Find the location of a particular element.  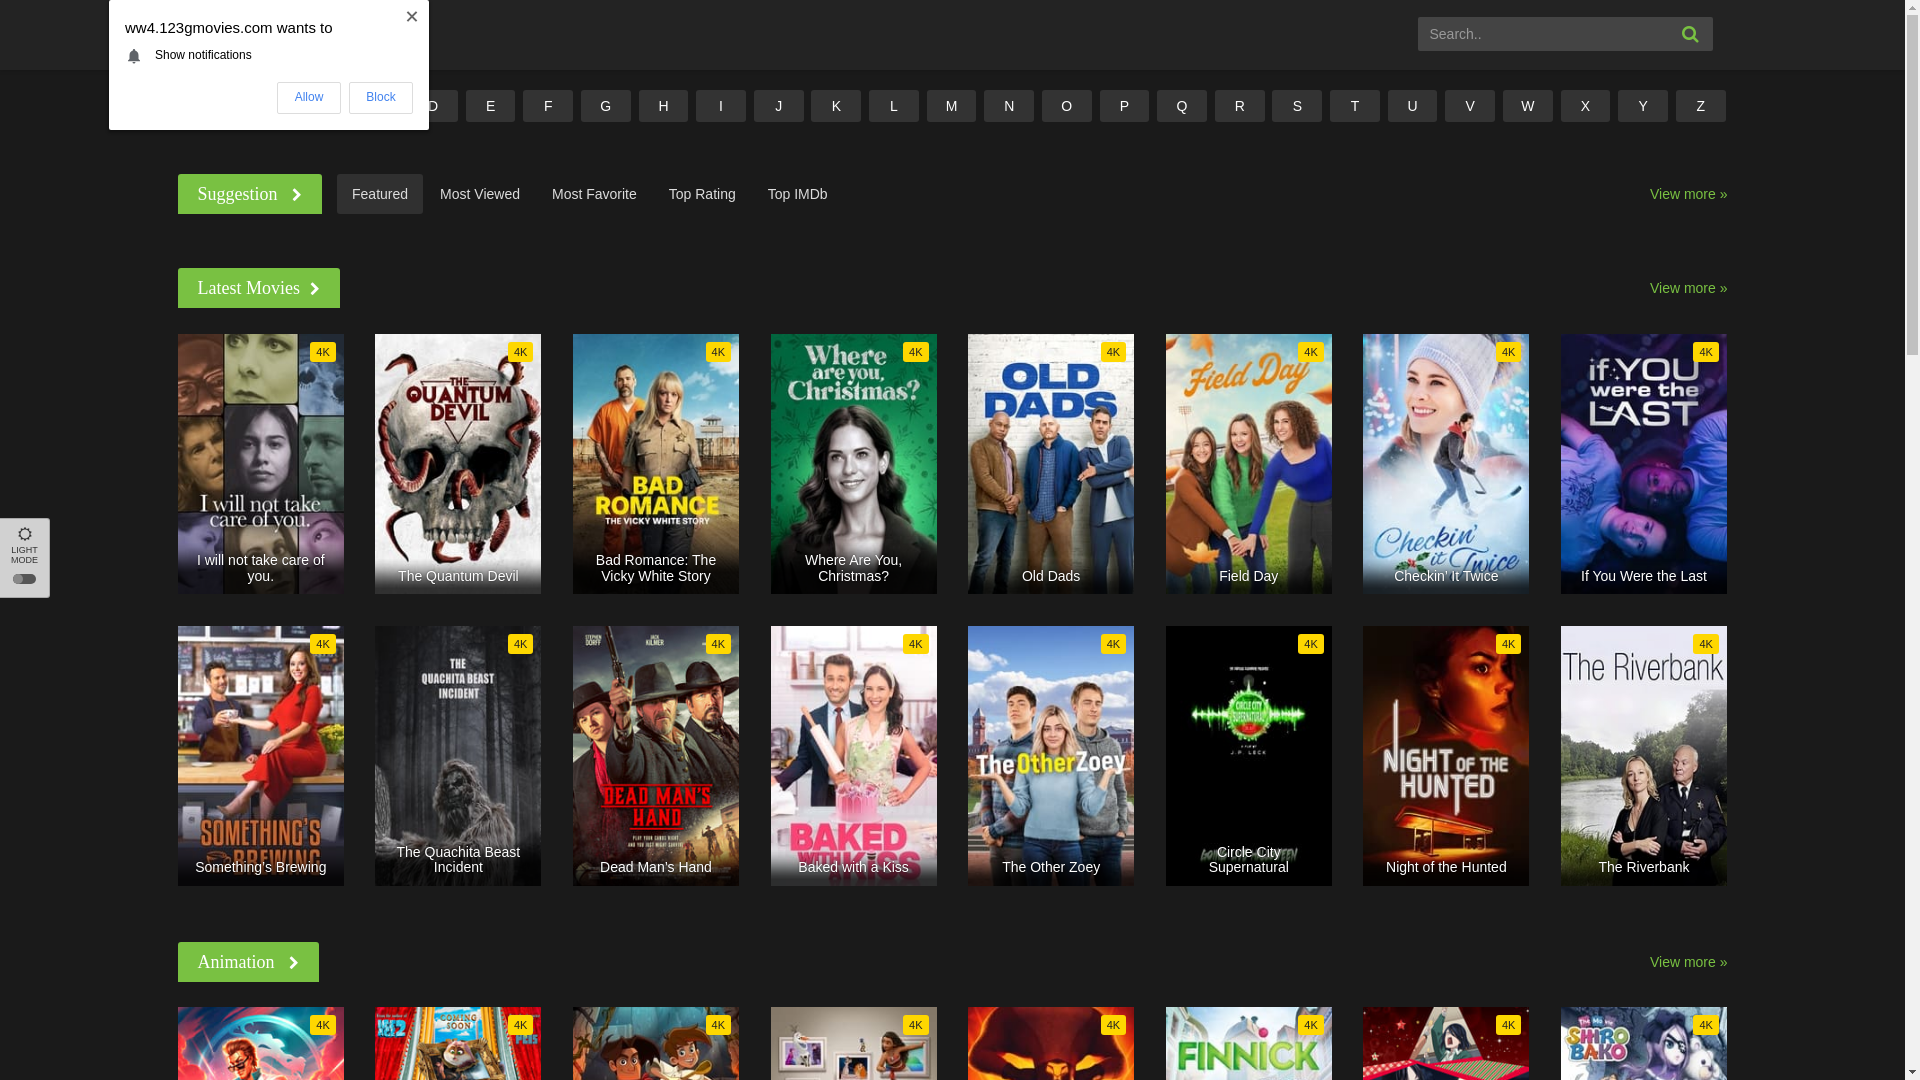

'4K is located at coordinates (854, 756).